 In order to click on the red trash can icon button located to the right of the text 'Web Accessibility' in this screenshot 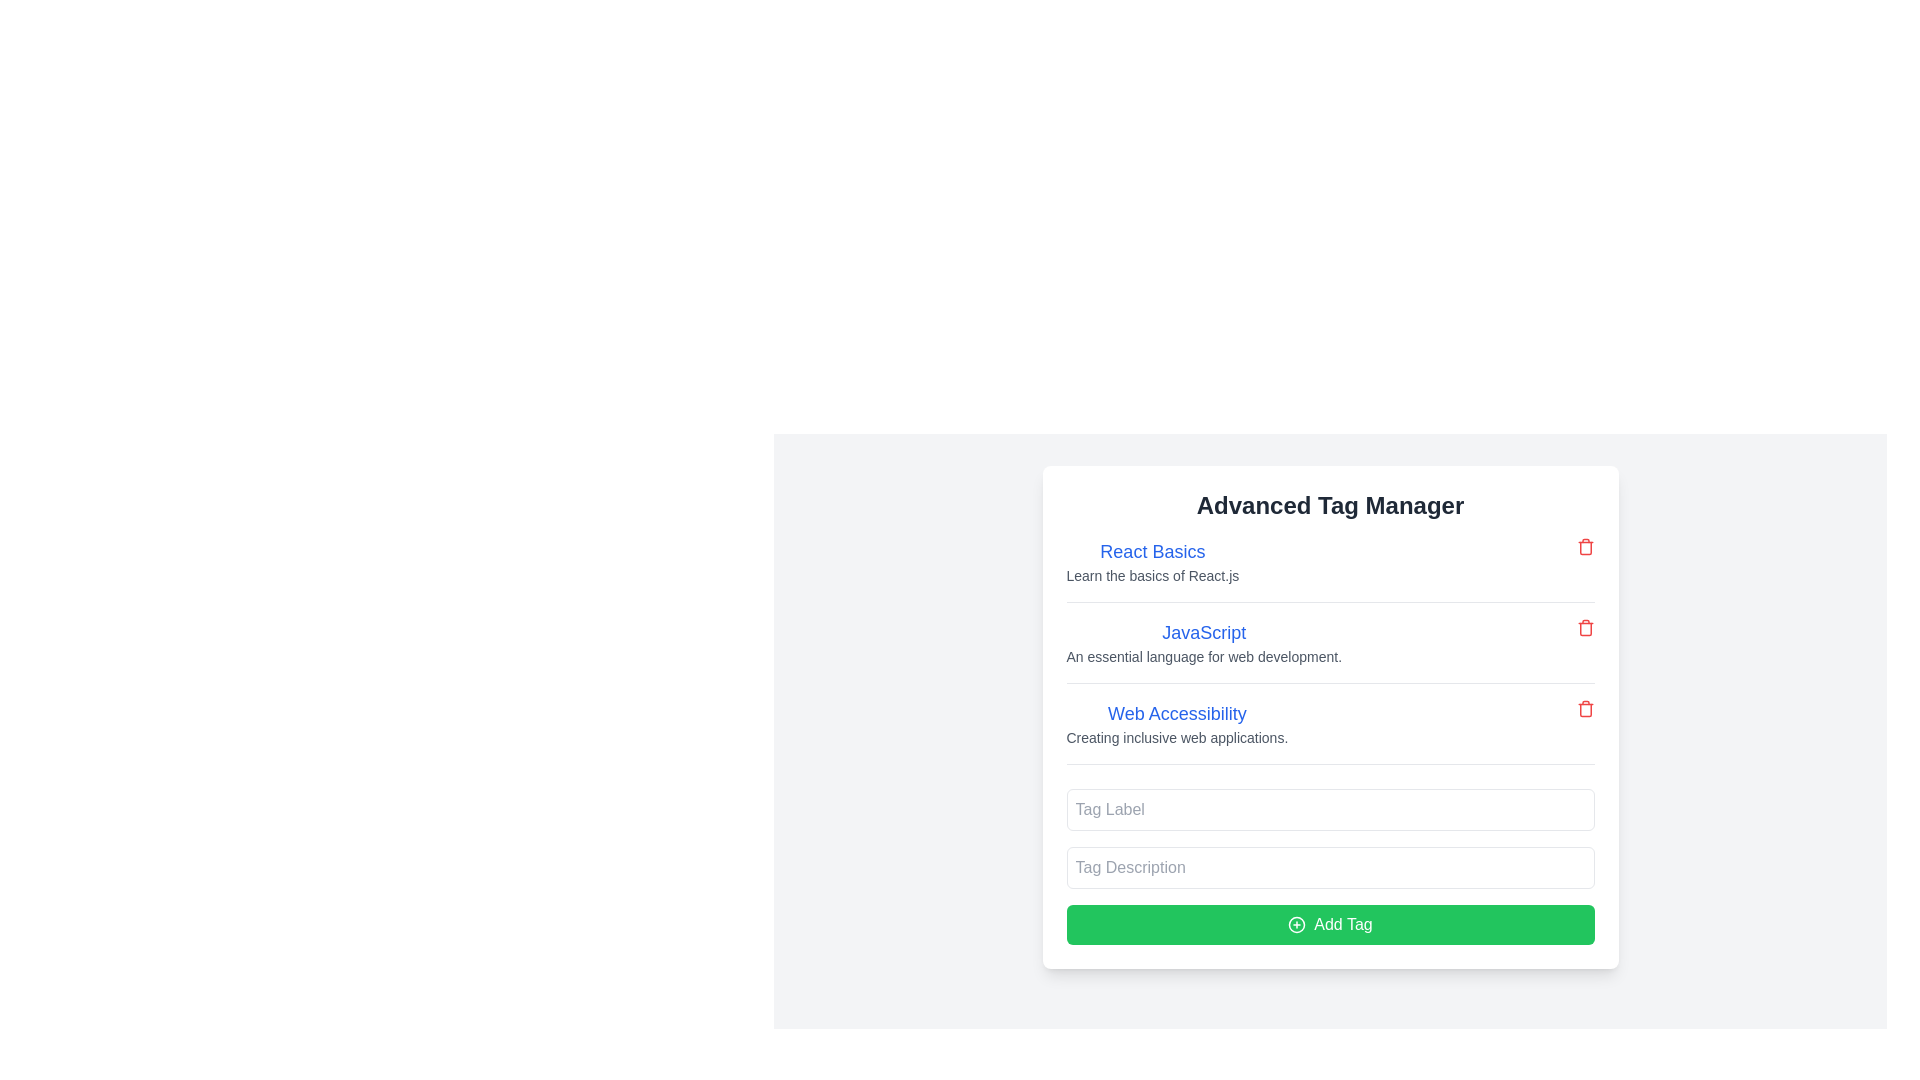, I will do `click(1584, 708)`.